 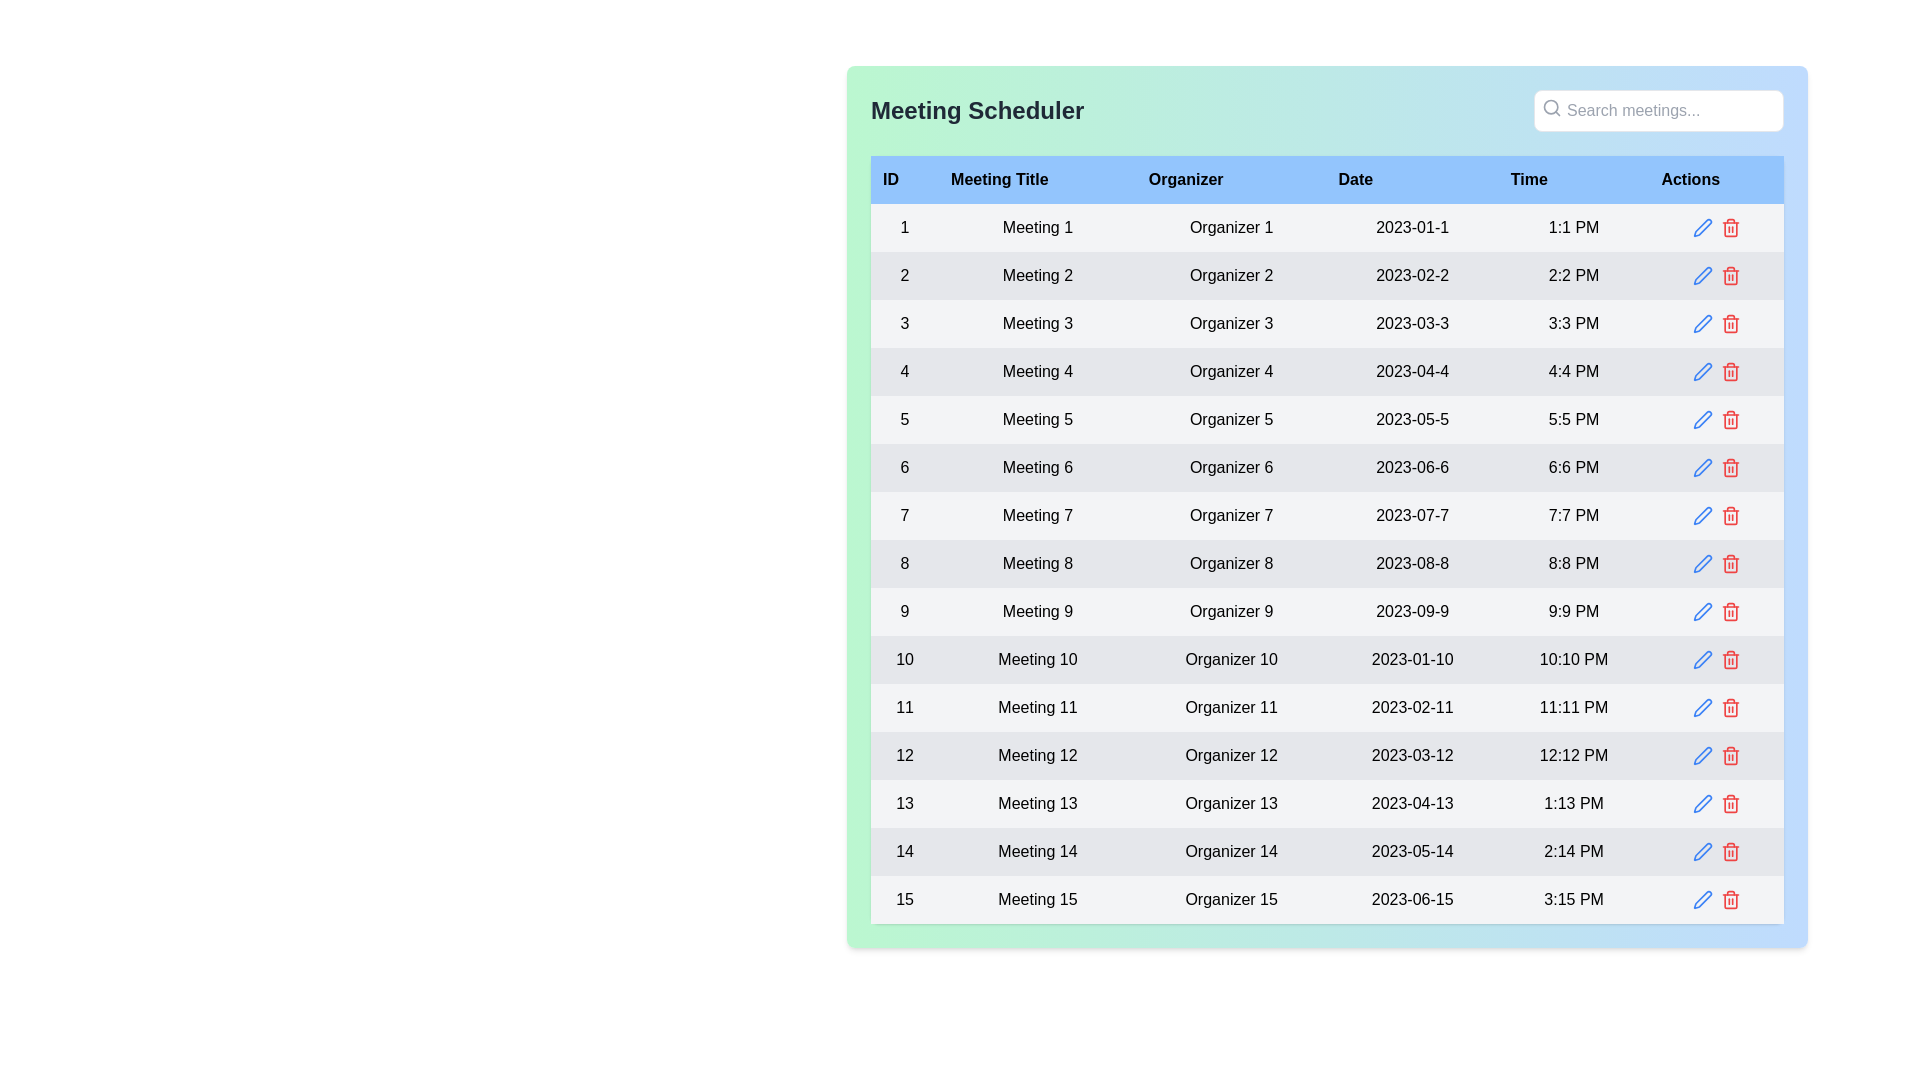 I want to click on the text label displaying the date '2023-01-1' in the 'Date' column of the table for 'Meeting 1', which is located between 'Organizer 1' and '1:1 PM', so click(x=1411, y=226).